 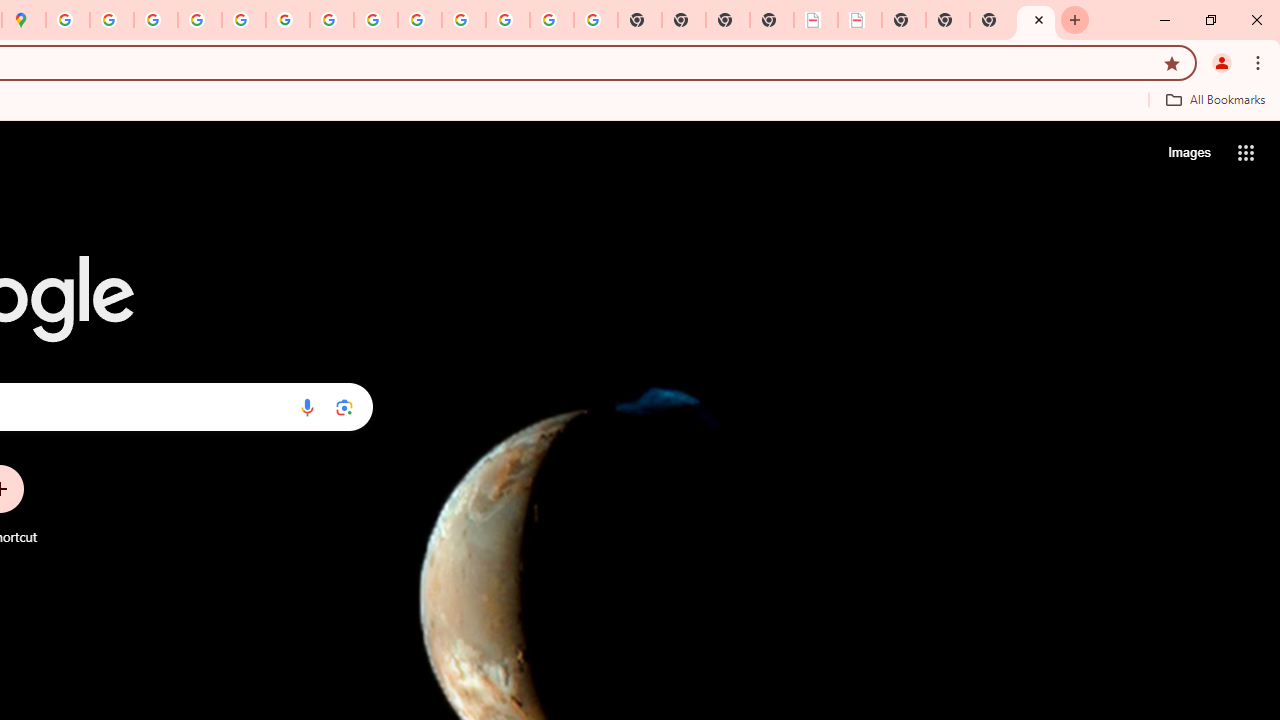 I want to click on 'LAAD Defence & Security 2025 | BAE Systems', so click(x=816, y=20).